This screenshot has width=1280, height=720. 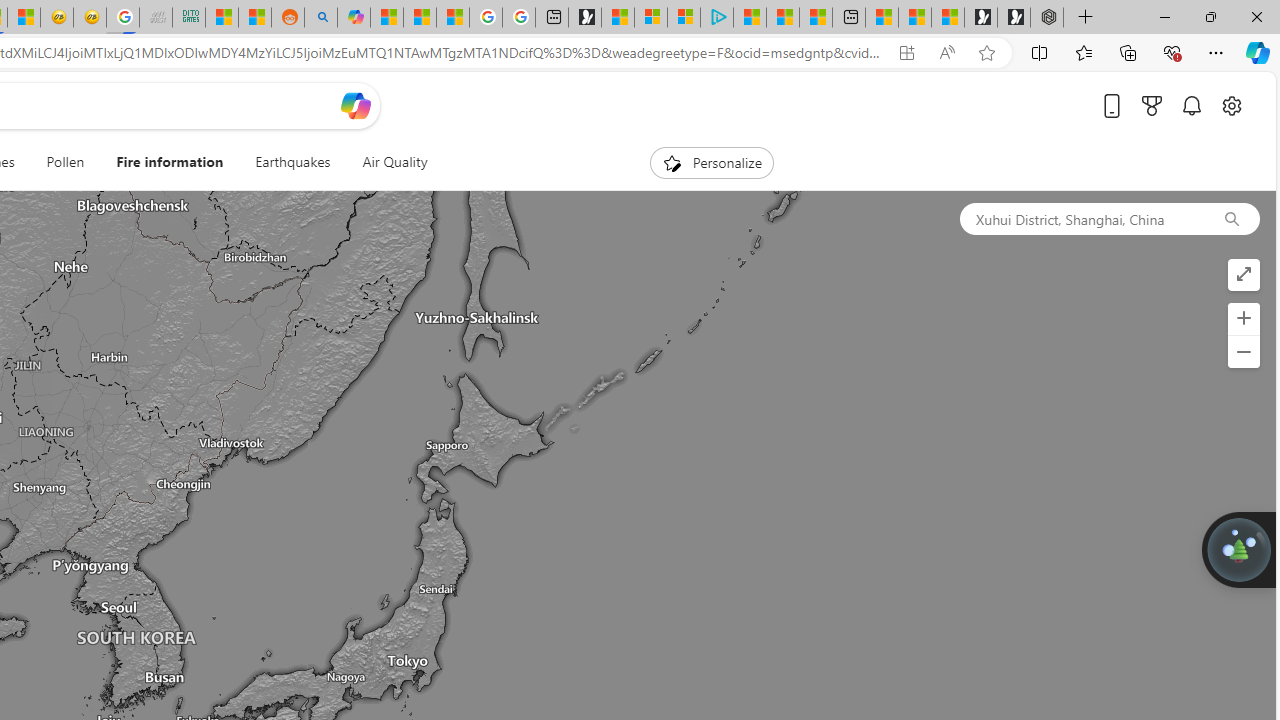 What do you see at coordinates (1242, 317) in the screenshot?
I see `'Zoom in'` at bounding box center [1242, 317].